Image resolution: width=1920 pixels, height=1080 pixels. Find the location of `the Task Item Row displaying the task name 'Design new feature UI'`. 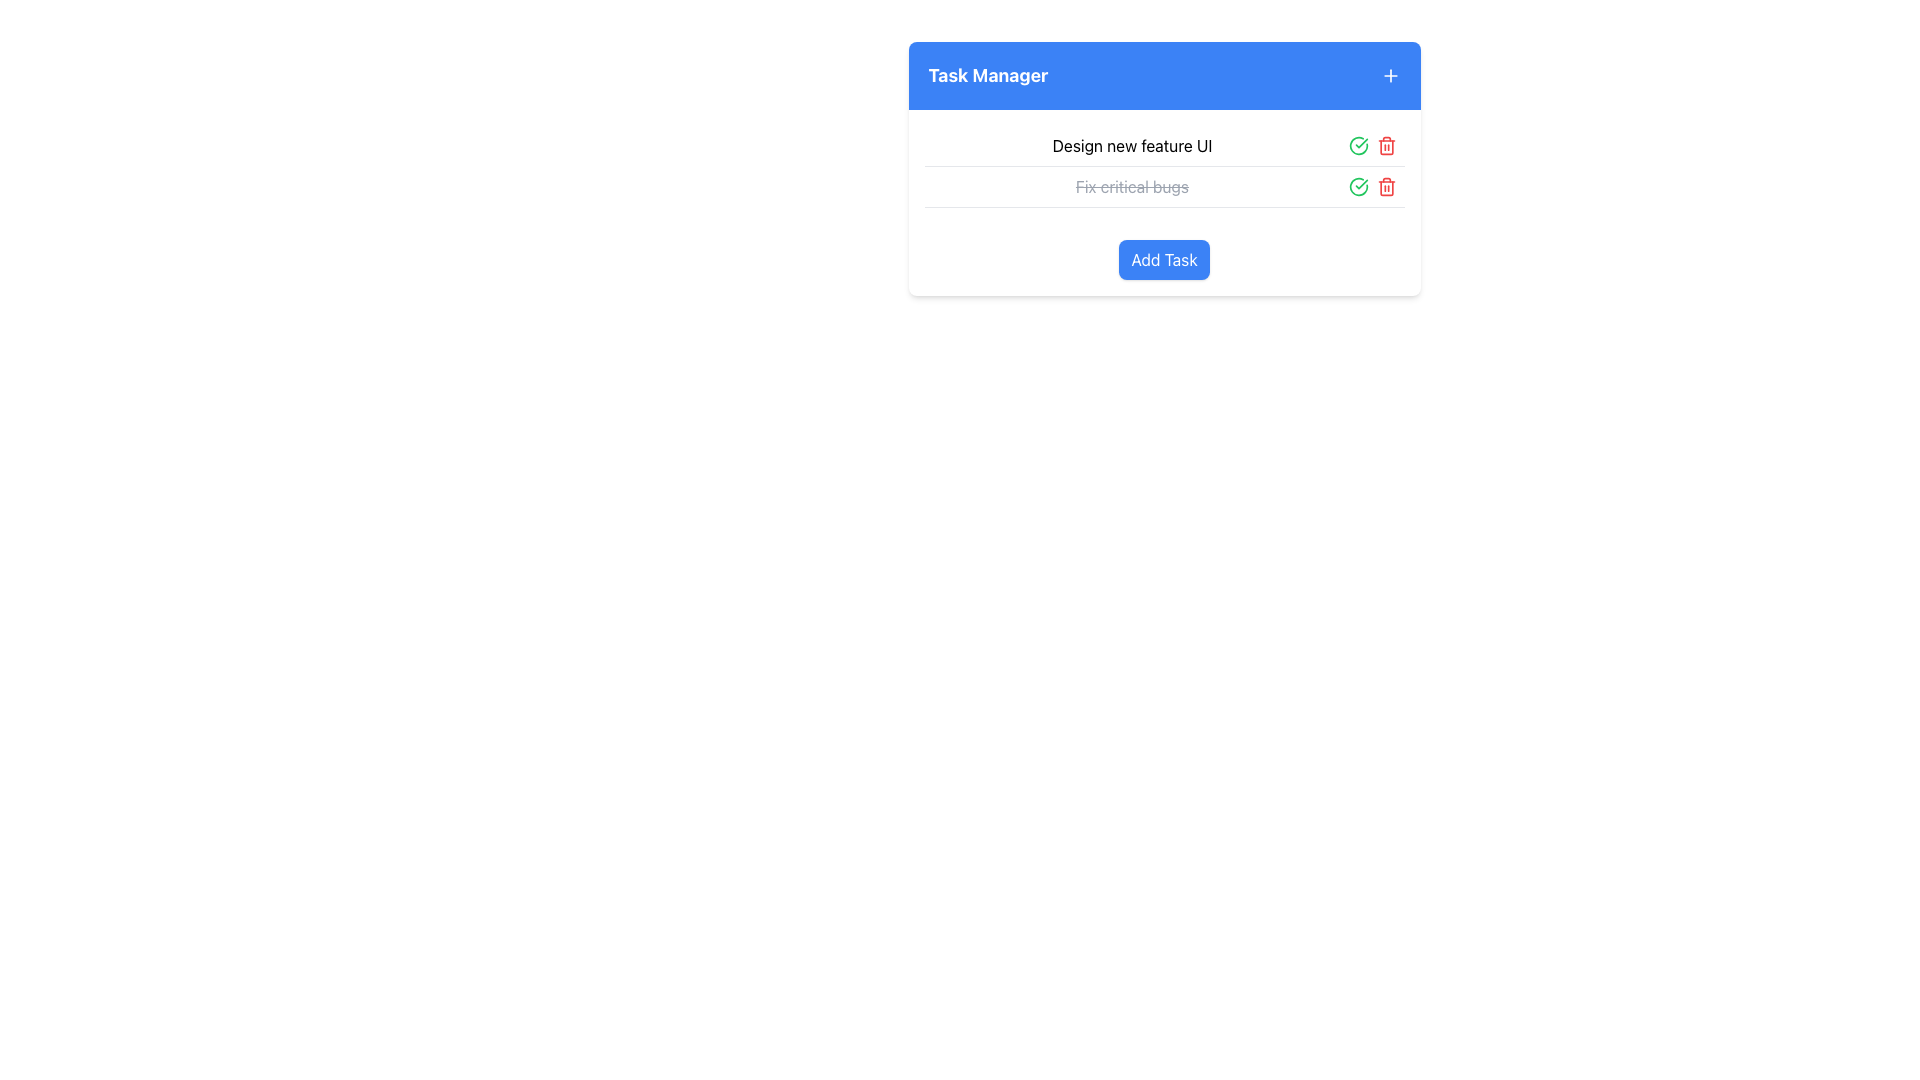

the Task Item Row displaying the task name 'Design new feature UI' is located at coordinates (1164, 145).